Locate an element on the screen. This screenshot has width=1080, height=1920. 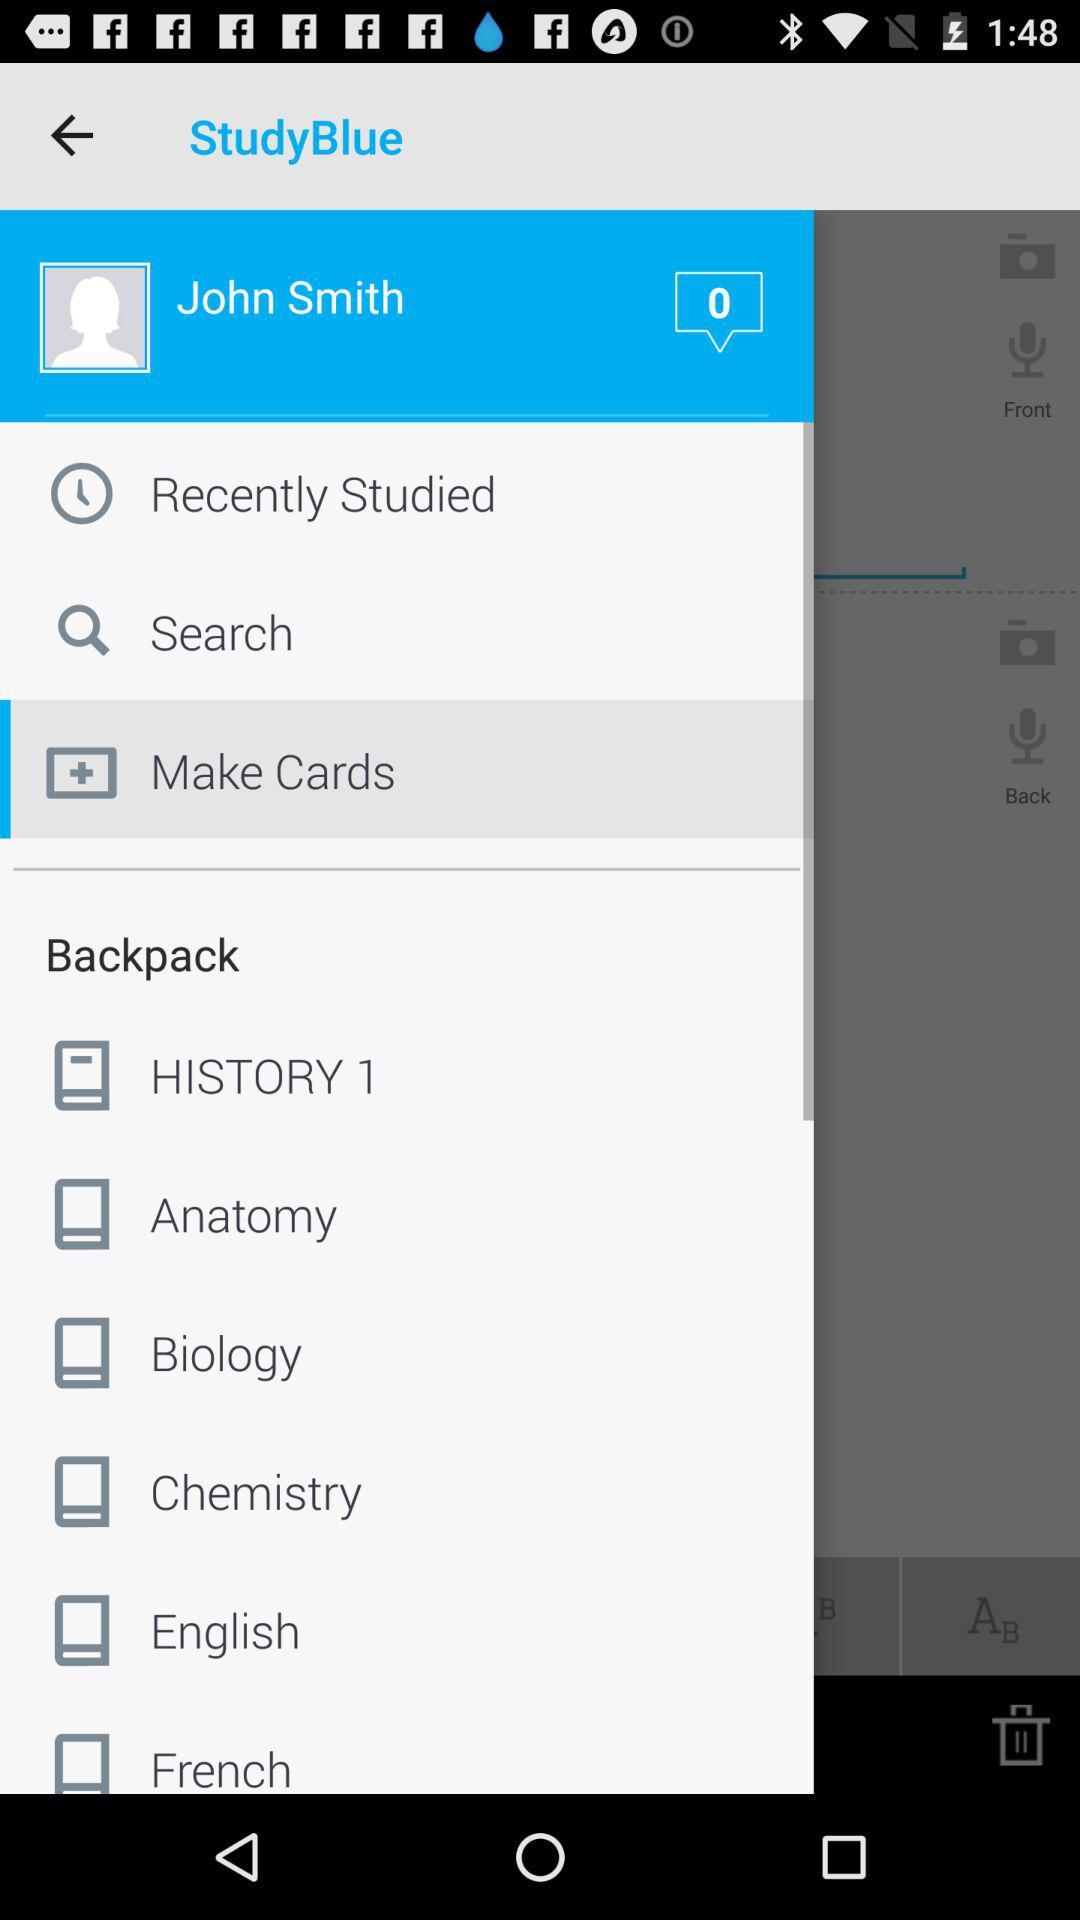
the microphone icon is located at coordinates (1027, 372).